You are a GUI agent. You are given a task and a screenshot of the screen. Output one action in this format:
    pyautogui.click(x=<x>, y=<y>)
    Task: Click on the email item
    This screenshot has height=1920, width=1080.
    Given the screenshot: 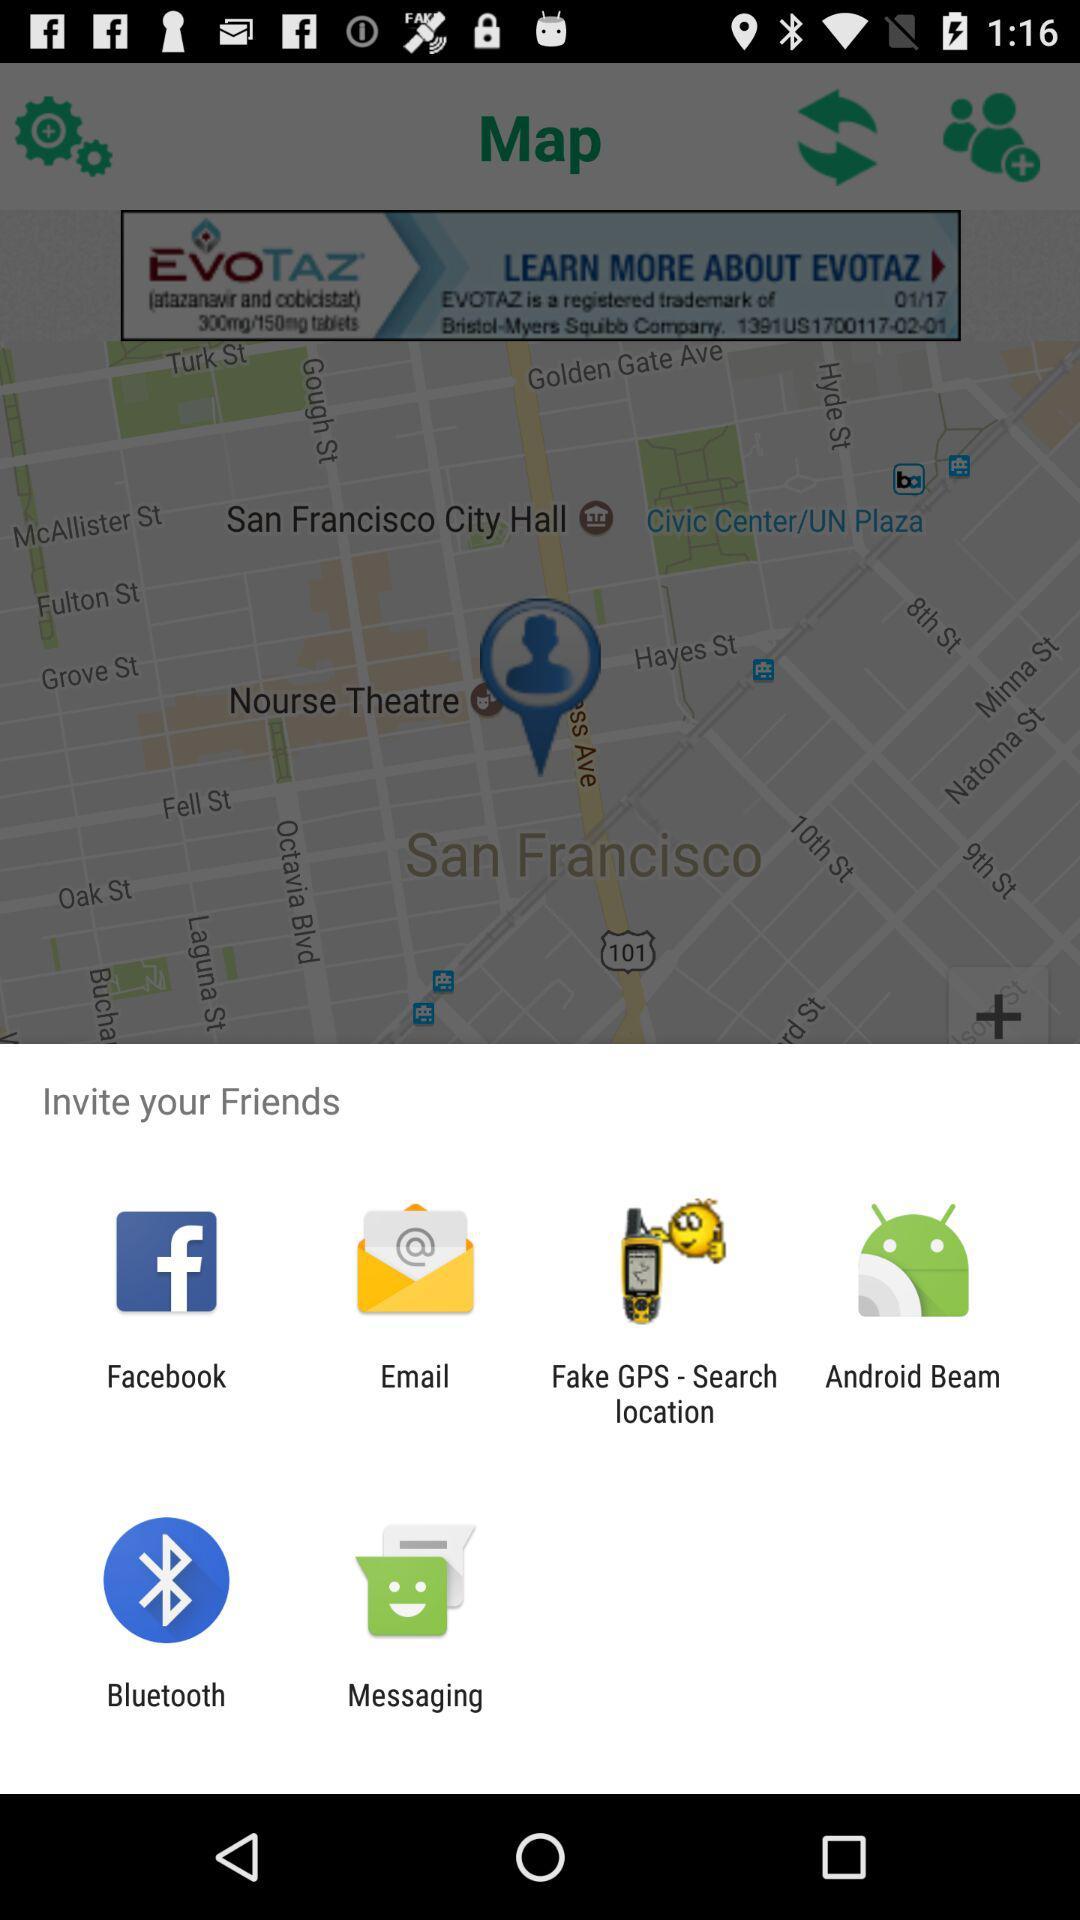 What is the action you would take?
    pyautogui.click(x=414, y=1392)
    